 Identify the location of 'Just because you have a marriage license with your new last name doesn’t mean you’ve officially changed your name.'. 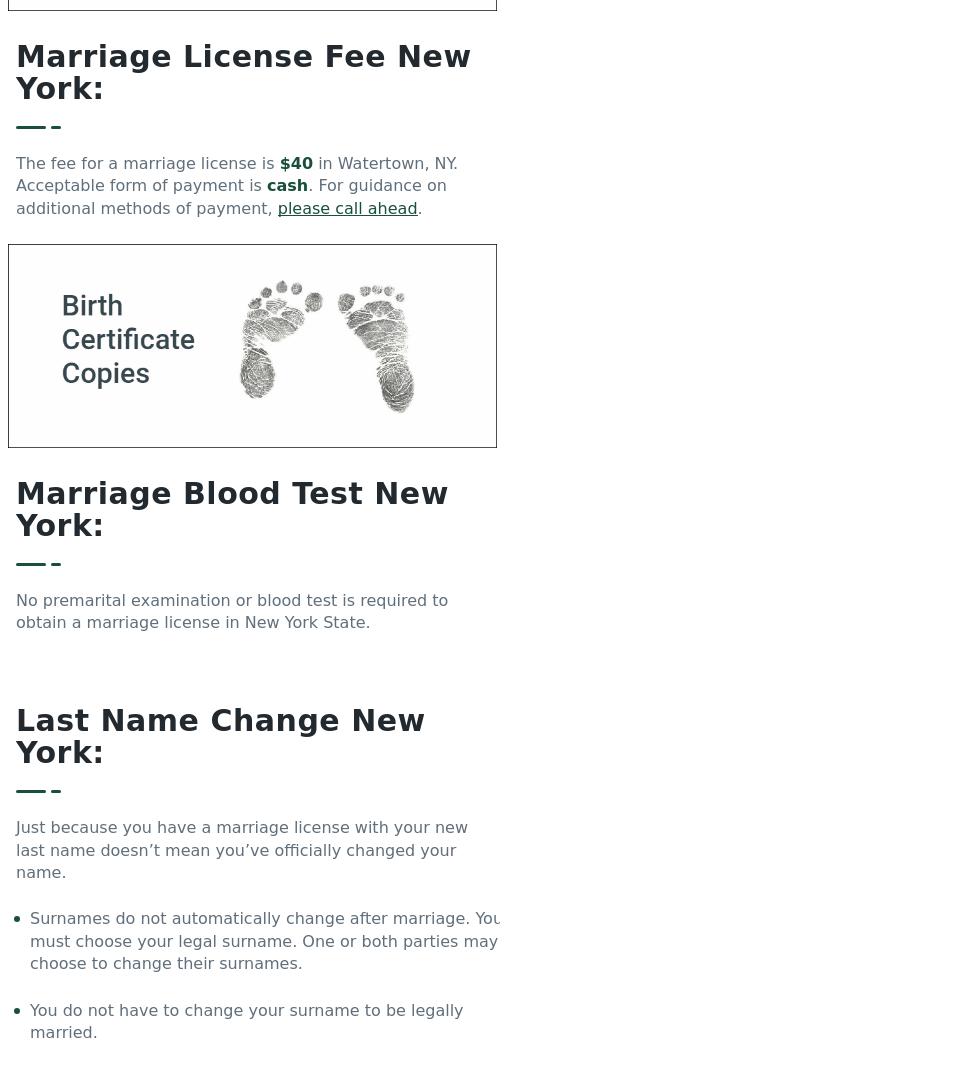
(241, 849).